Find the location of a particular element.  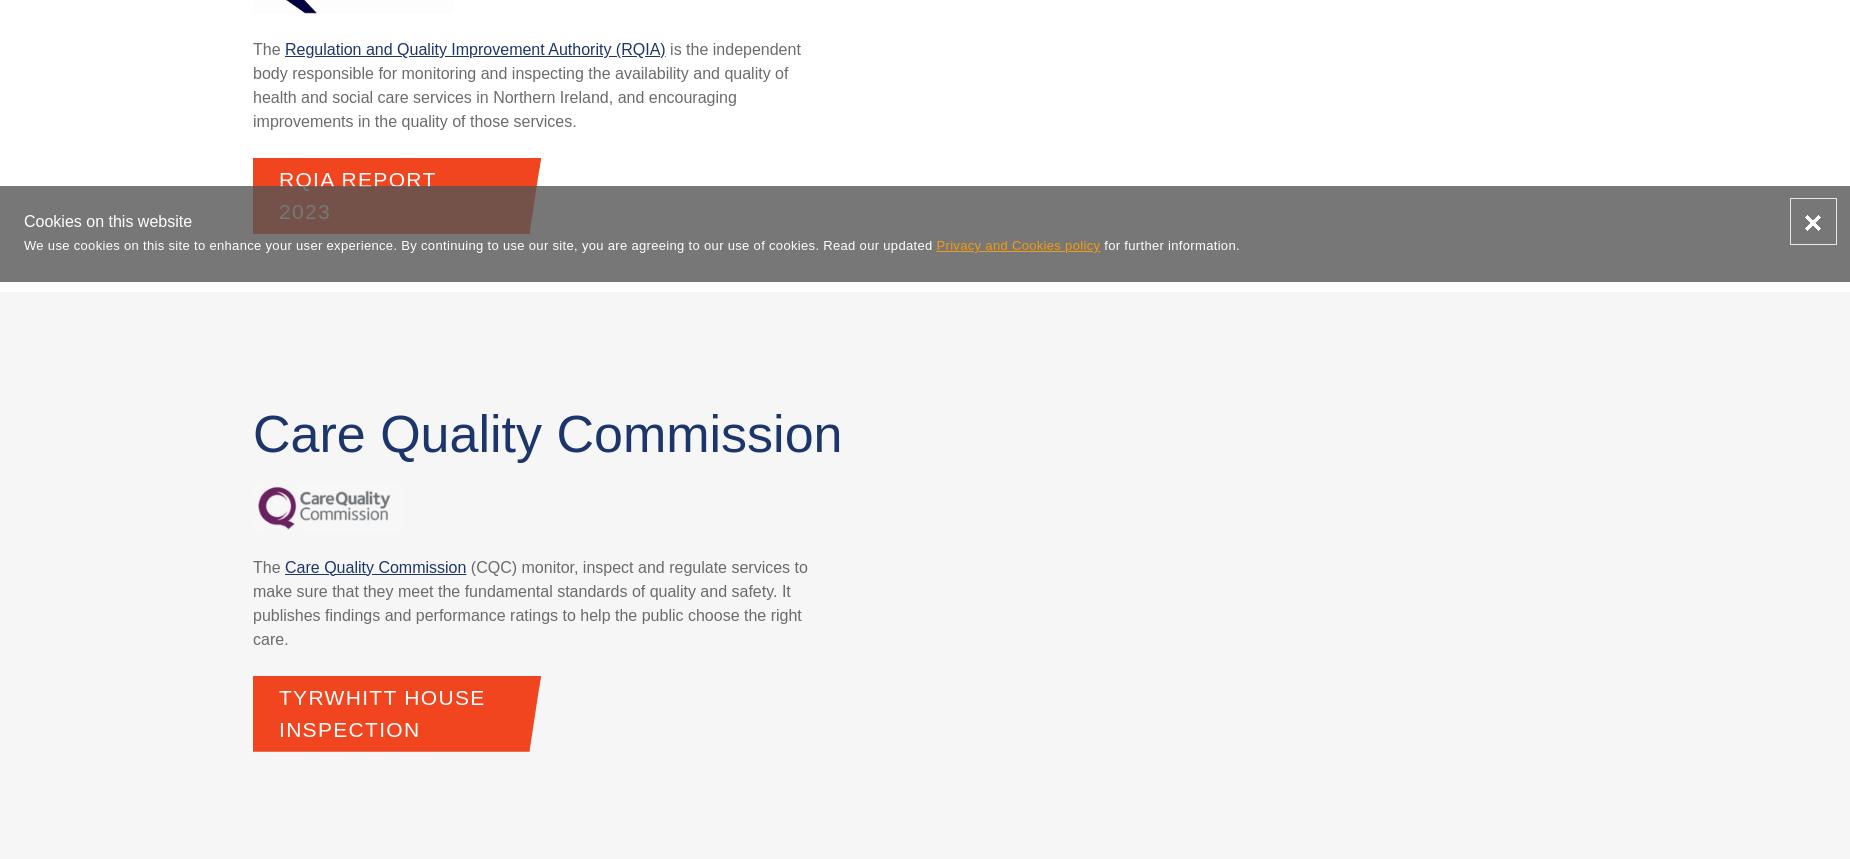

'Regulation and Quality Improvement Authority (RQIA)' is located at coordinates (475, 48).